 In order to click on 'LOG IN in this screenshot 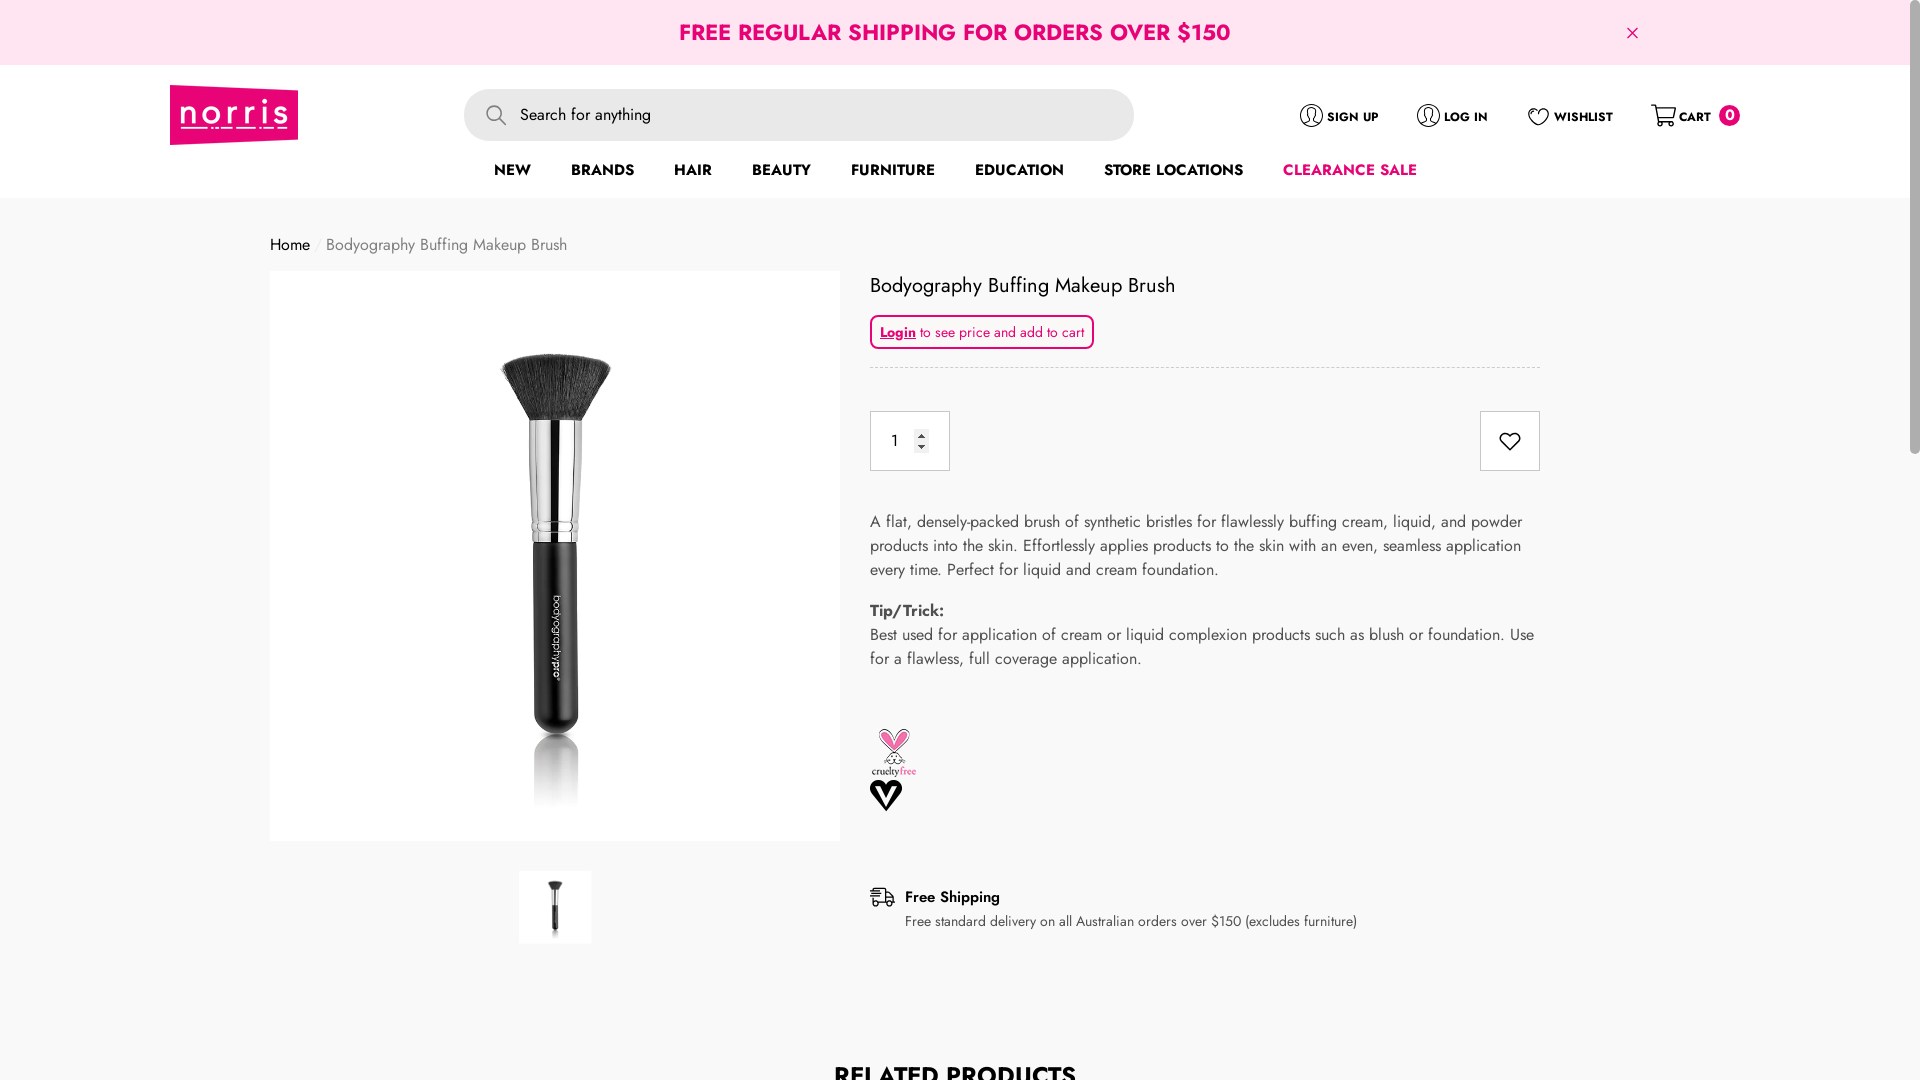, I will do `click(1452, 114)`.